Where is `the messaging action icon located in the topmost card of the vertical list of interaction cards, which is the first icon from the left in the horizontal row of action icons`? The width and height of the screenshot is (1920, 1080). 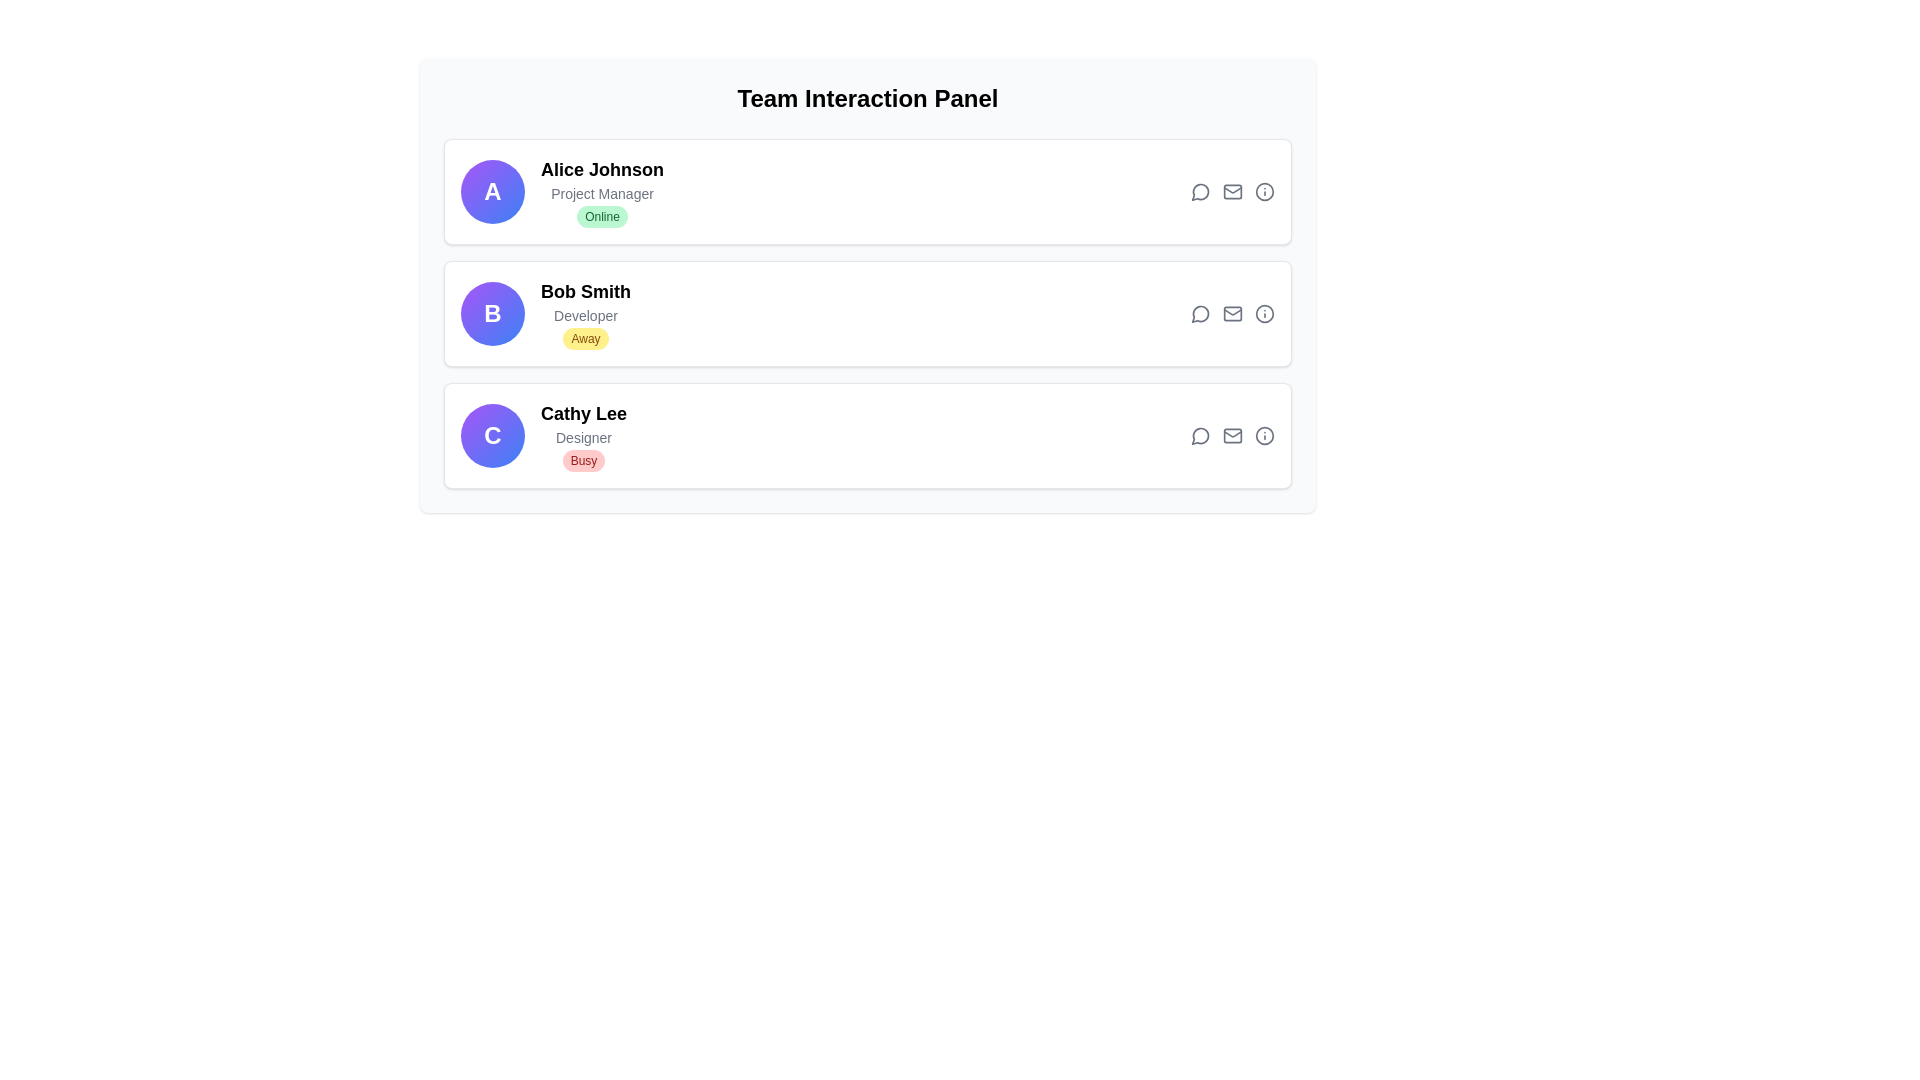 the messaging action icon located in the topmost card of the vertical list of interaction cards, which is the first icon from the left in the horizontal row of action icons is located at coordinates (1200, 192).